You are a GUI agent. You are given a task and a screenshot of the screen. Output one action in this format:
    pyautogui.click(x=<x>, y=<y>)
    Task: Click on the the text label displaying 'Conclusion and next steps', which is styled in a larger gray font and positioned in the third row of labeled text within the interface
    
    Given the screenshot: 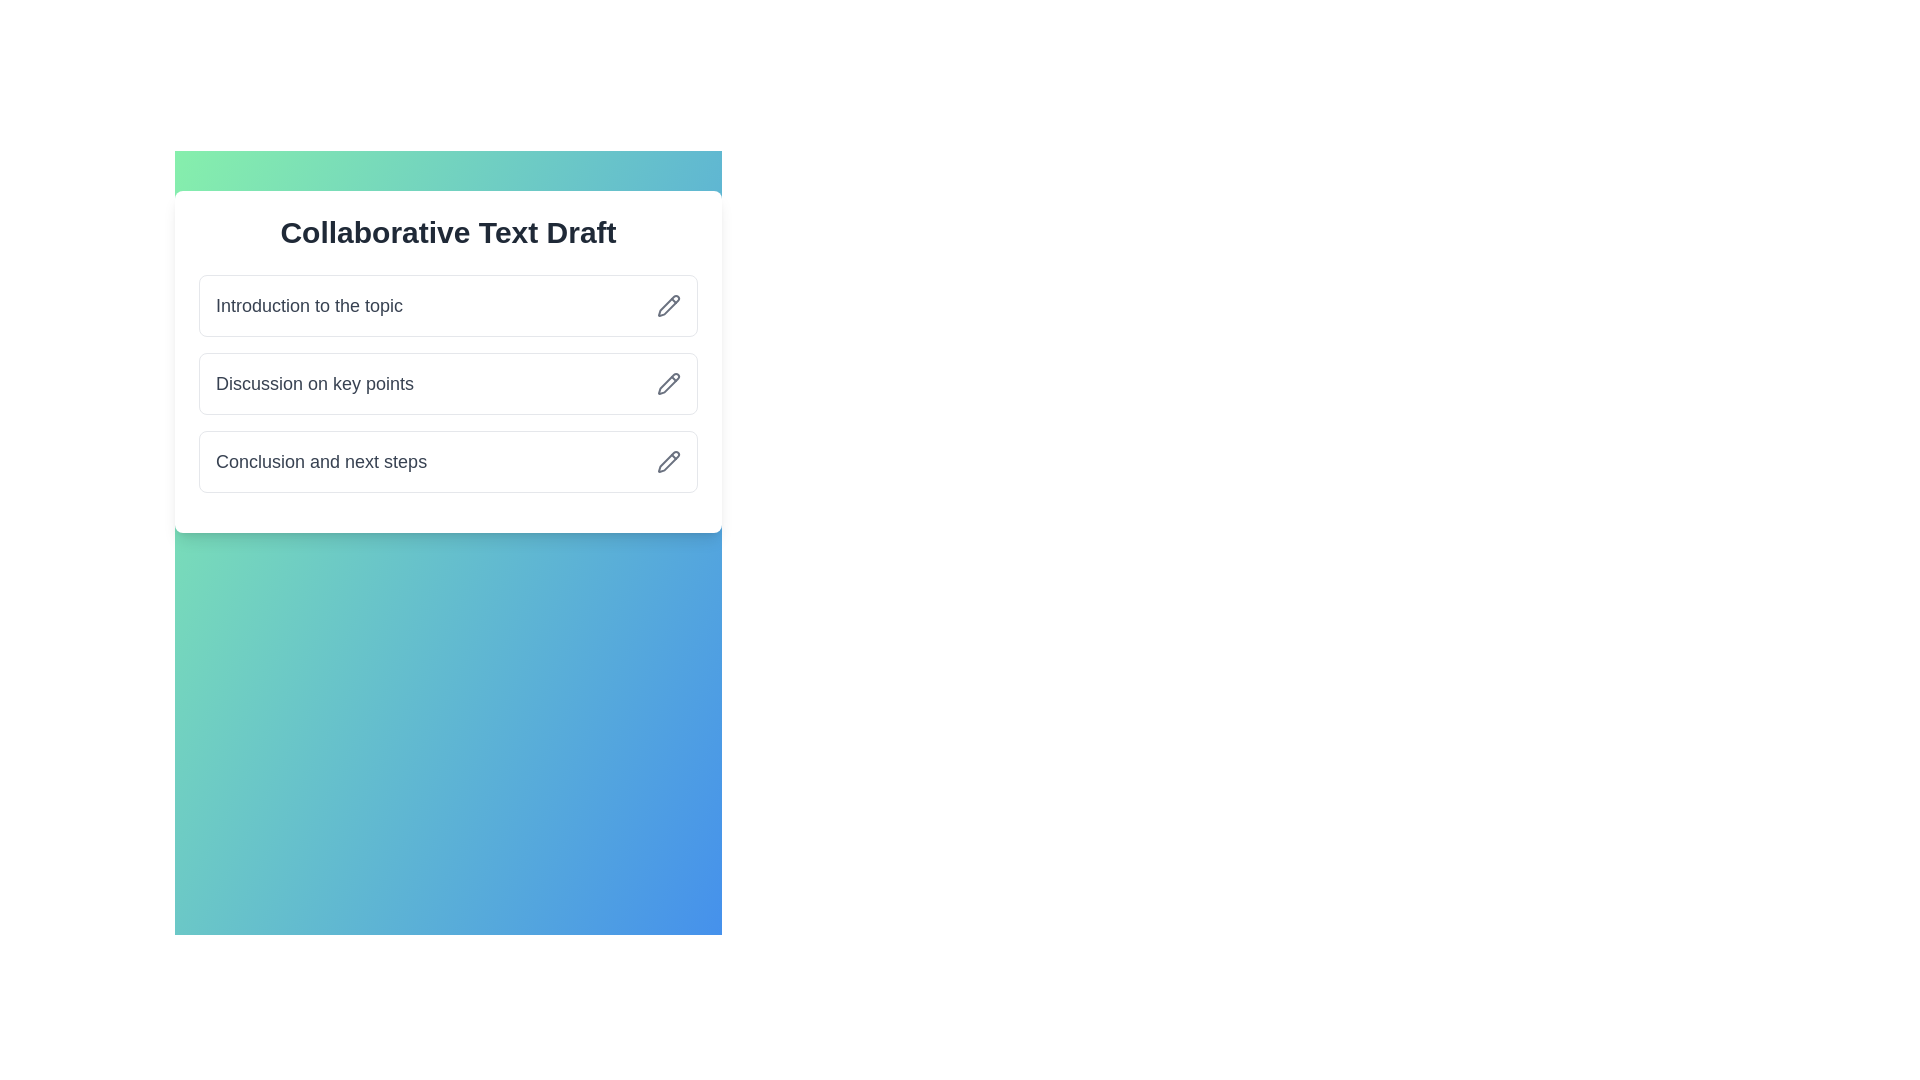 What is the action you would take?
    pyautogui.click(x=321, y=462)
    